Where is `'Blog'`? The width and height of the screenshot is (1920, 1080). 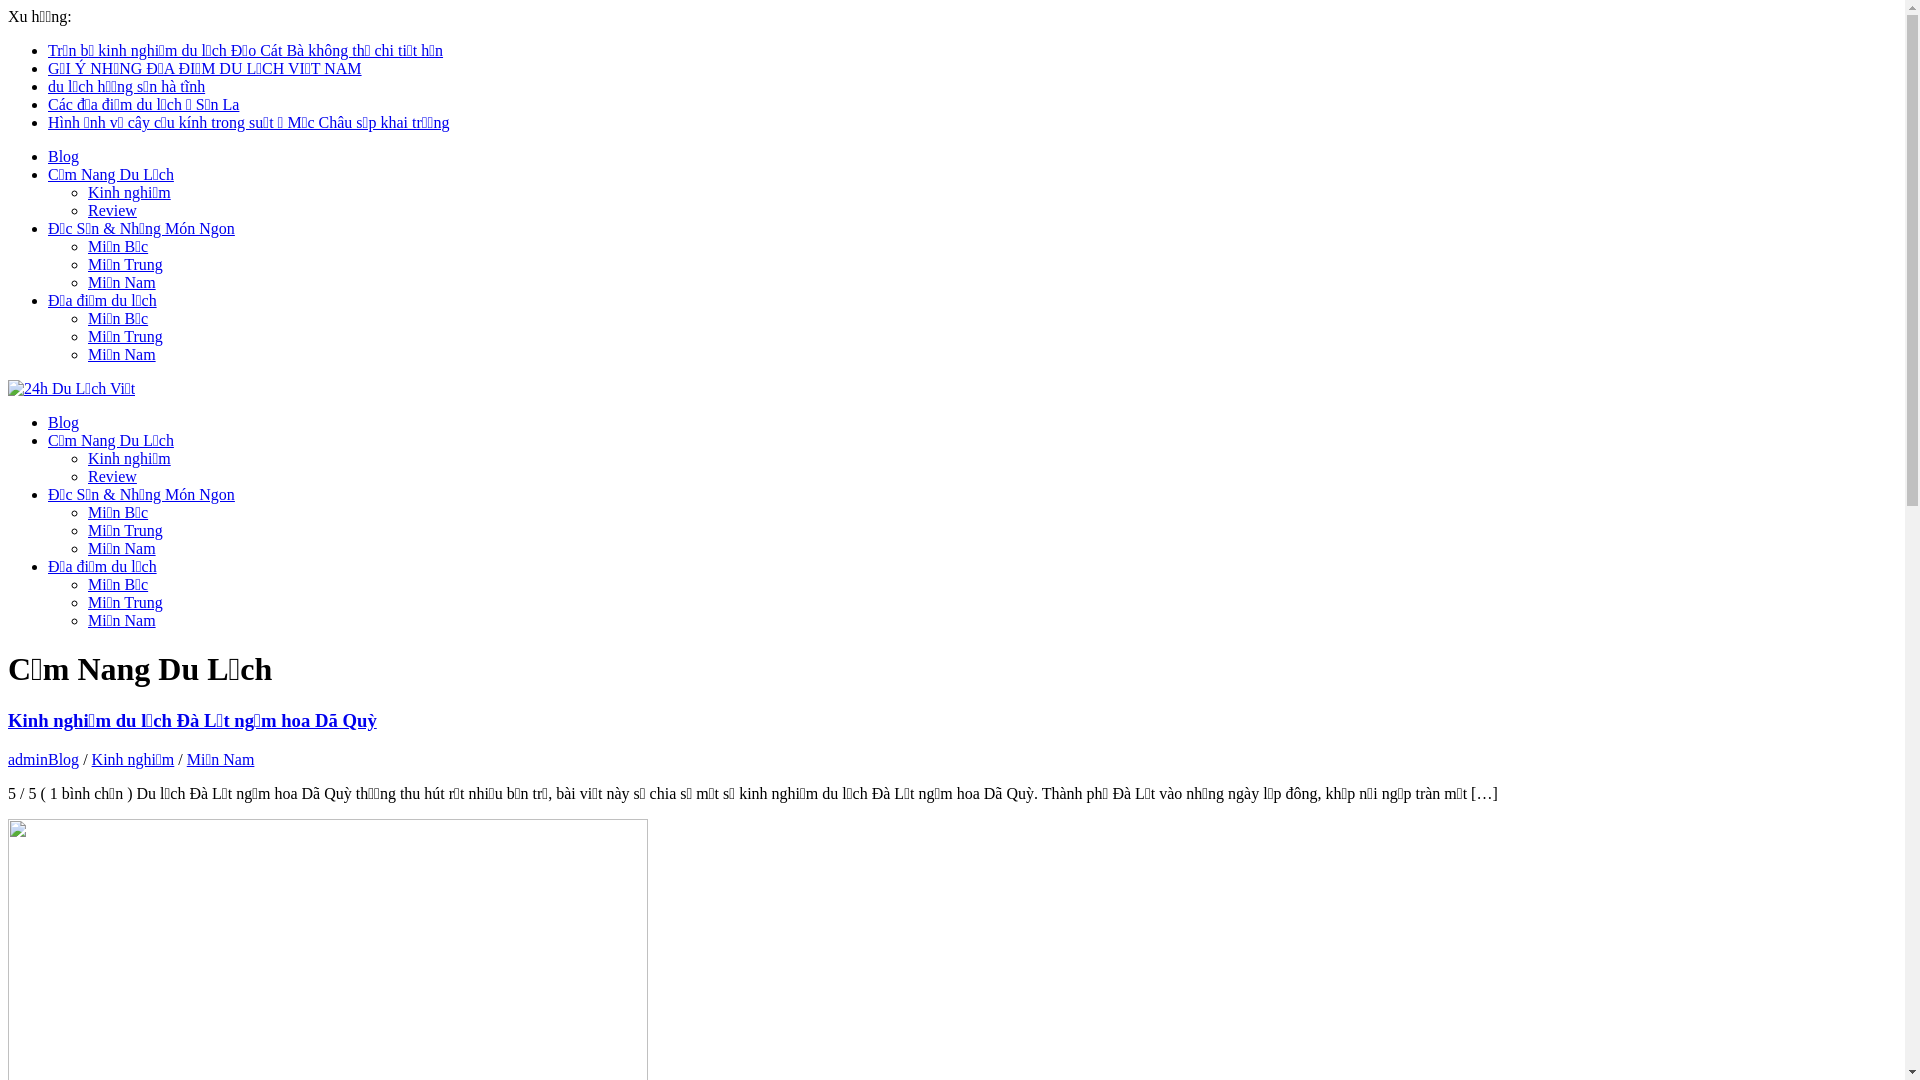
'Blog' is located at coordinates (48, 155).